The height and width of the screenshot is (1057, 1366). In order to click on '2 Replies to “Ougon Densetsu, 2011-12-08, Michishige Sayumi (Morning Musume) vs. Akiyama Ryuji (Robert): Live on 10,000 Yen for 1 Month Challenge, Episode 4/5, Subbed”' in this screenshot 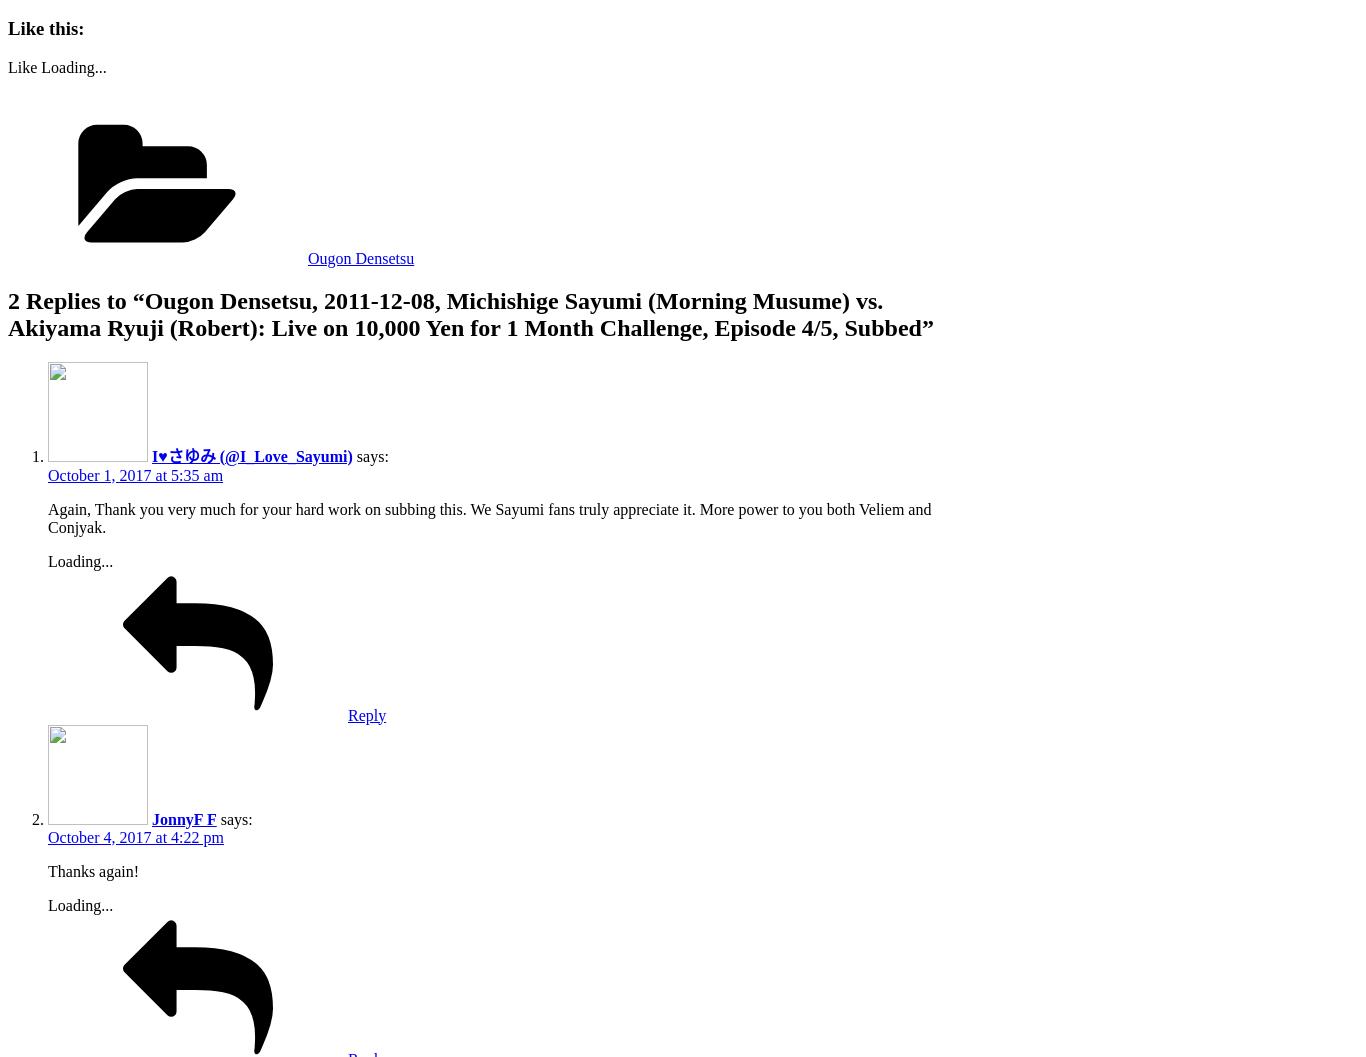, I will do `click(470, 313)`.